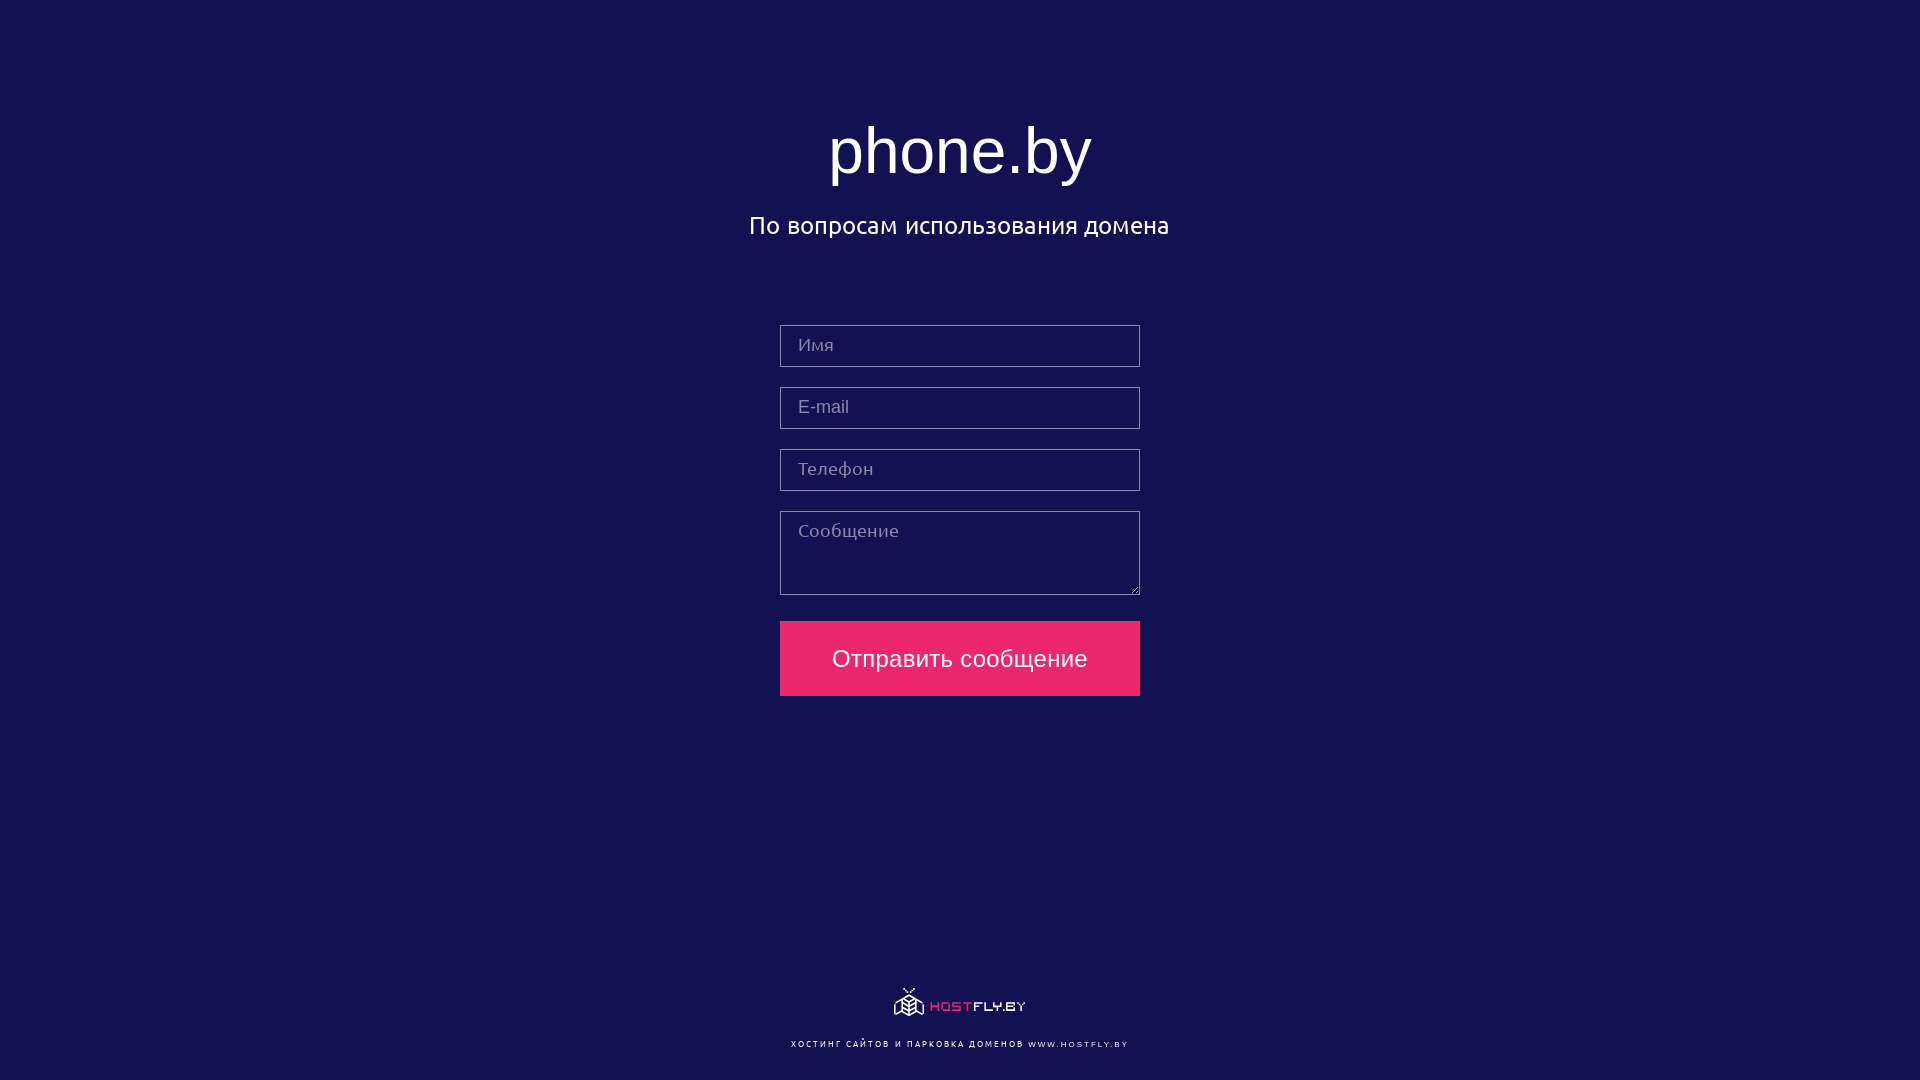 The height and width of the screenshot is (1080, 1920). What do you see at coordinates (1077, 1043) in the screenshot?
I see `'WWW.HOSTFLY.BY'` at bounding box center [1077, 1043].